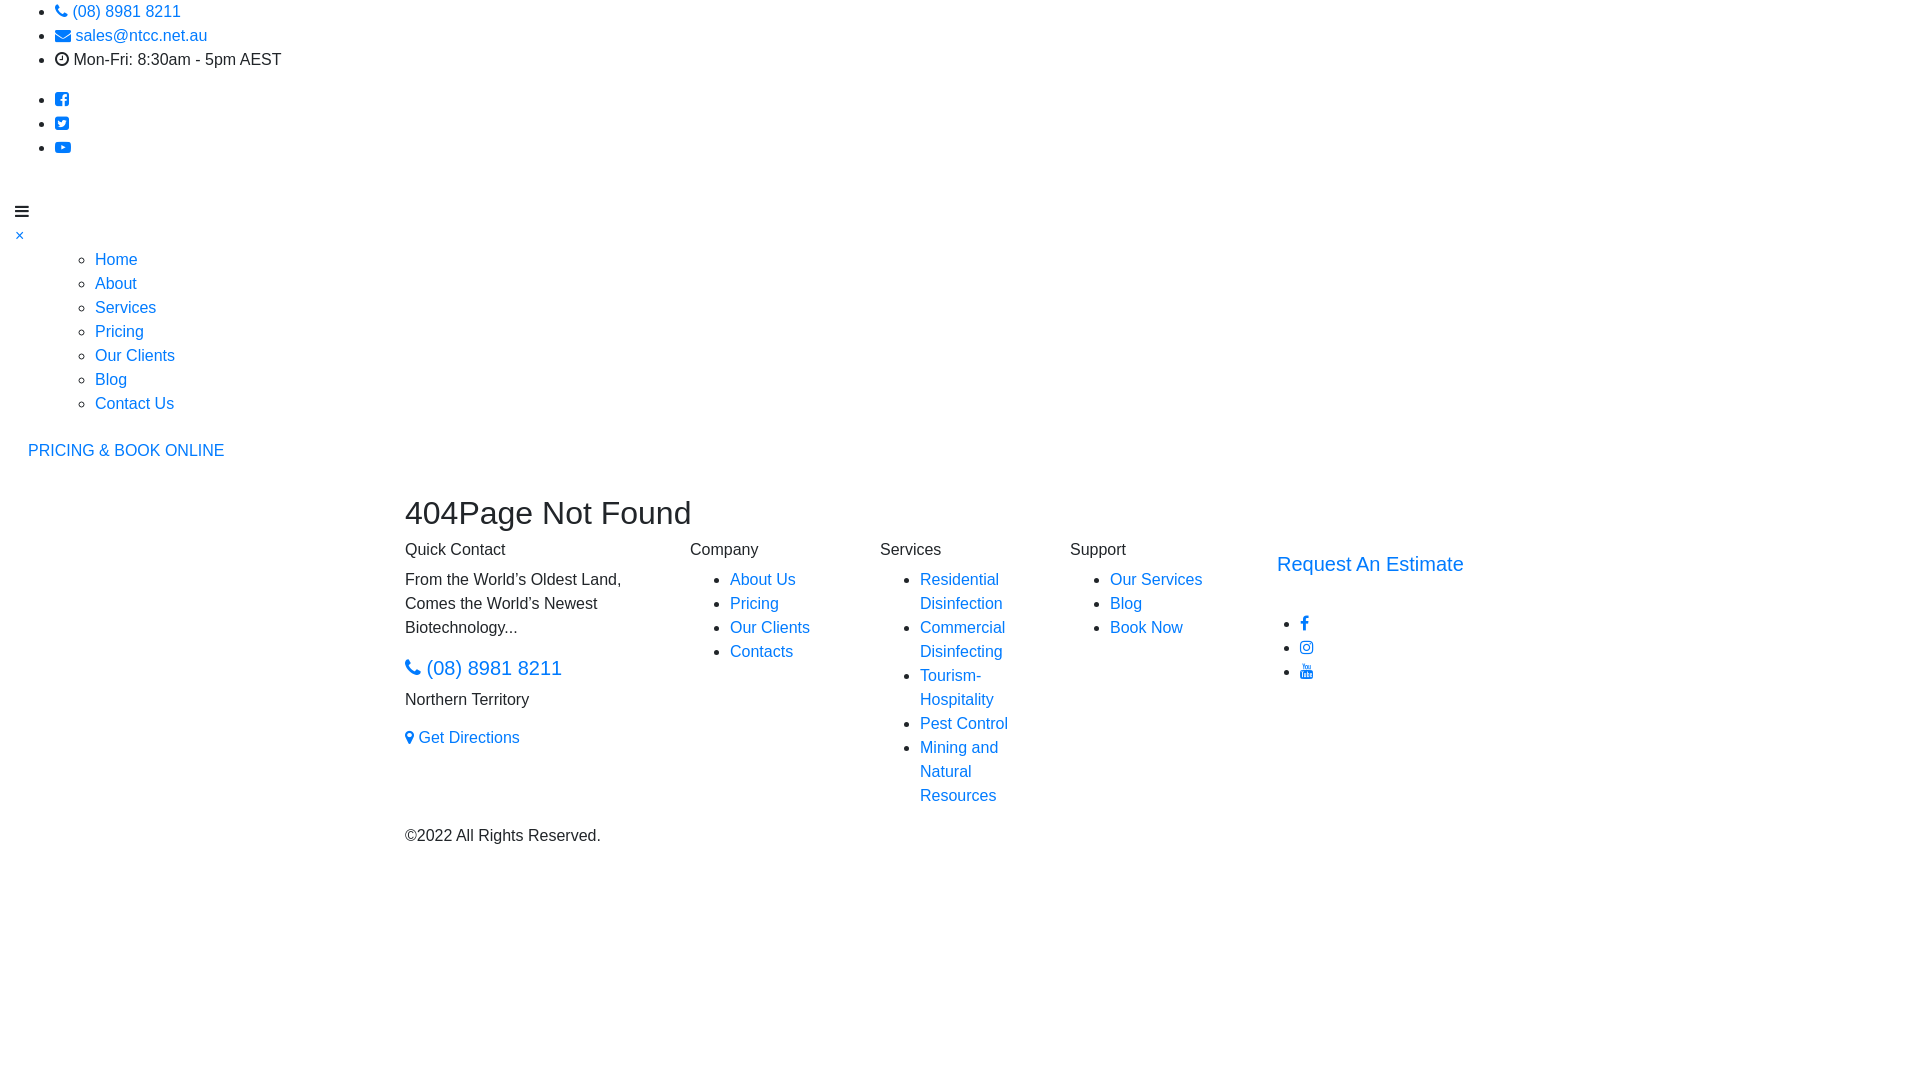 This screenshot has height=1080, width=1920. Describe the element at coordinates (962, 639) in the screenshot. I see `'Commercial Disinfecting'` at that location.